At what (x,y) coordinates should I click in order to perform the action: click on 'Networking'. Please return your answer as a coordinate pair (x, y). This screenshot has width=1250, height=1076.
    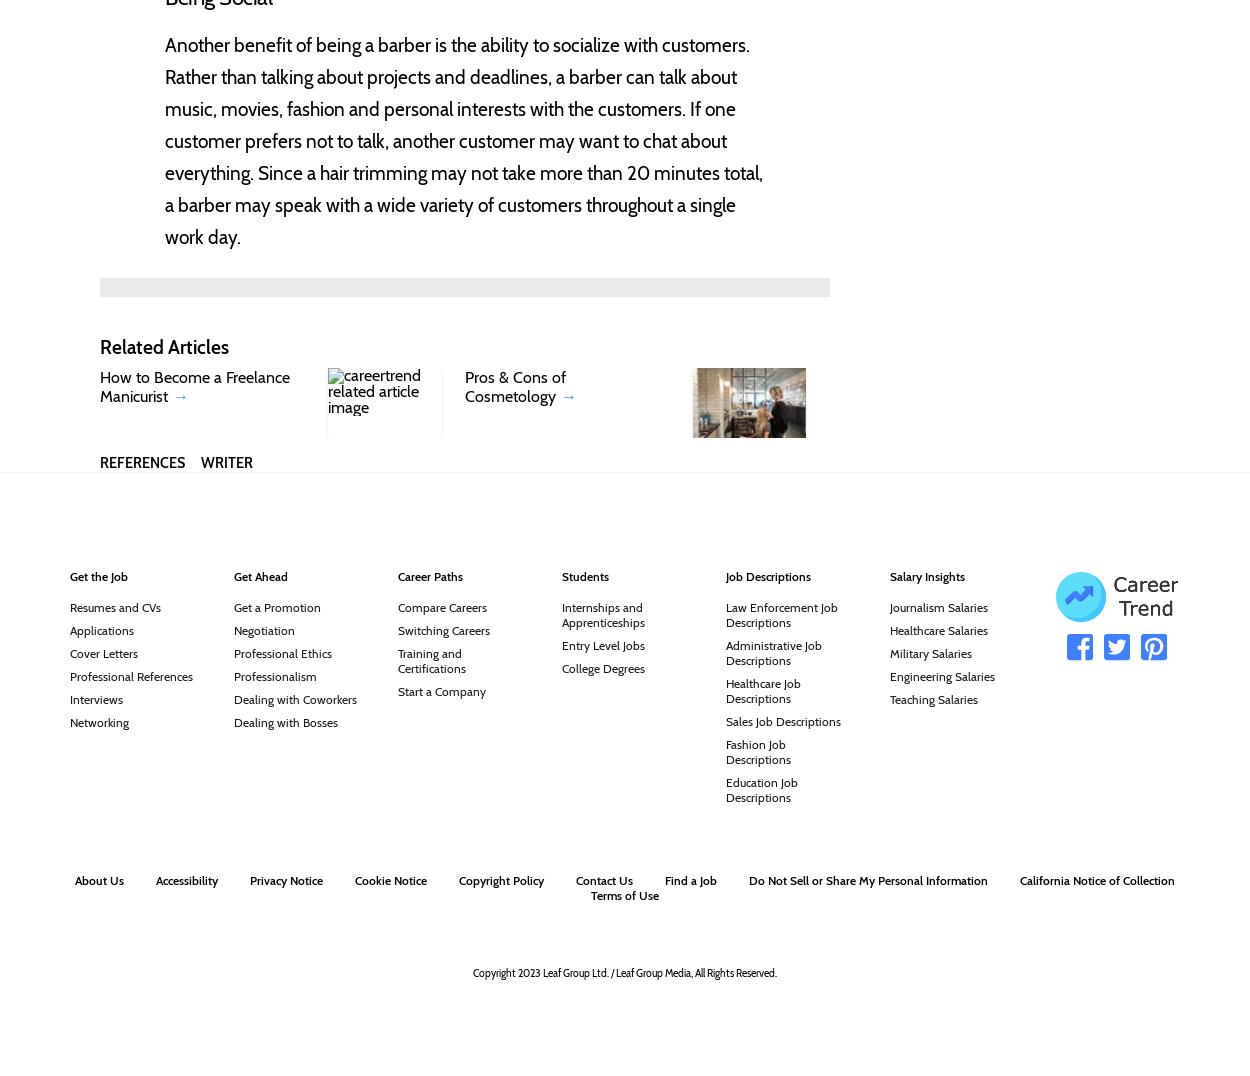
    Looking at the image, I should click on (97, 721).